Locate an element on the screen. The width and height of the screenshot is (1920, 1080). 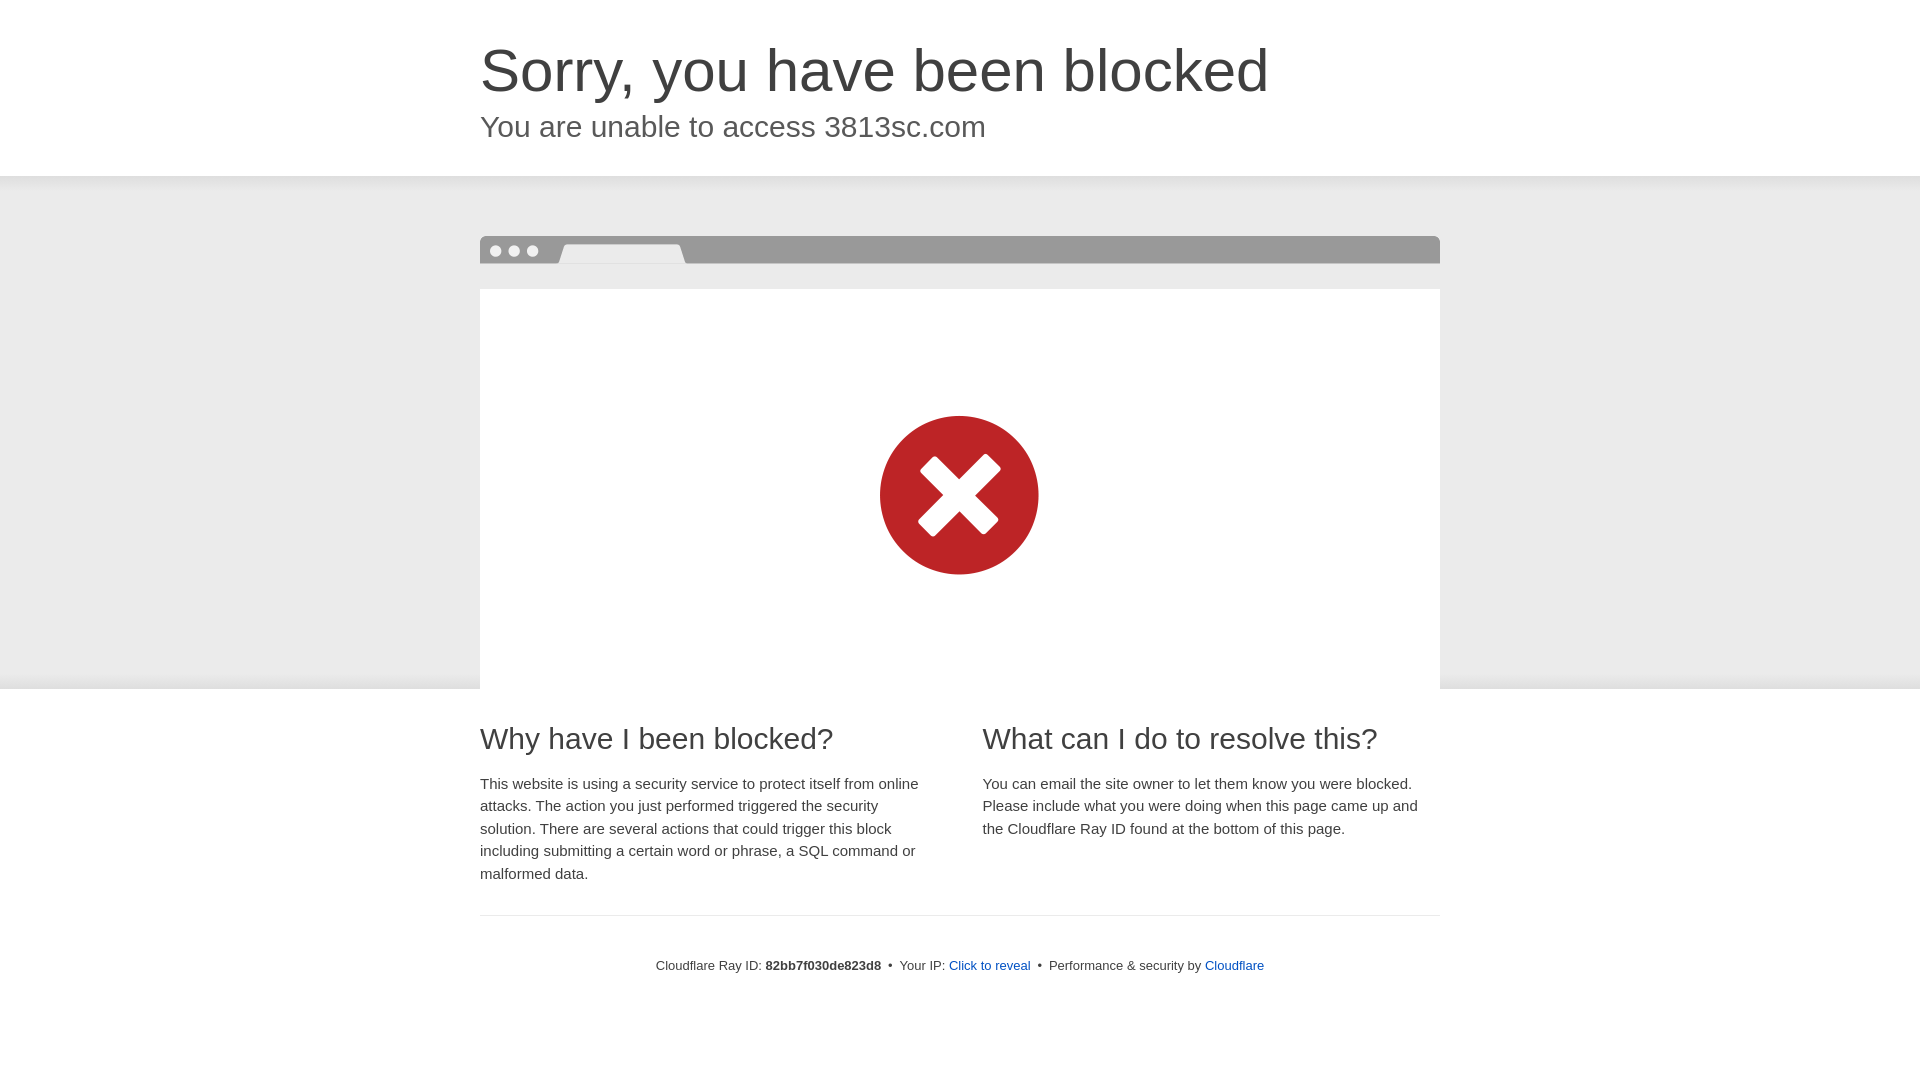
'Cloudflare' is located at coordinates (1203, 964).